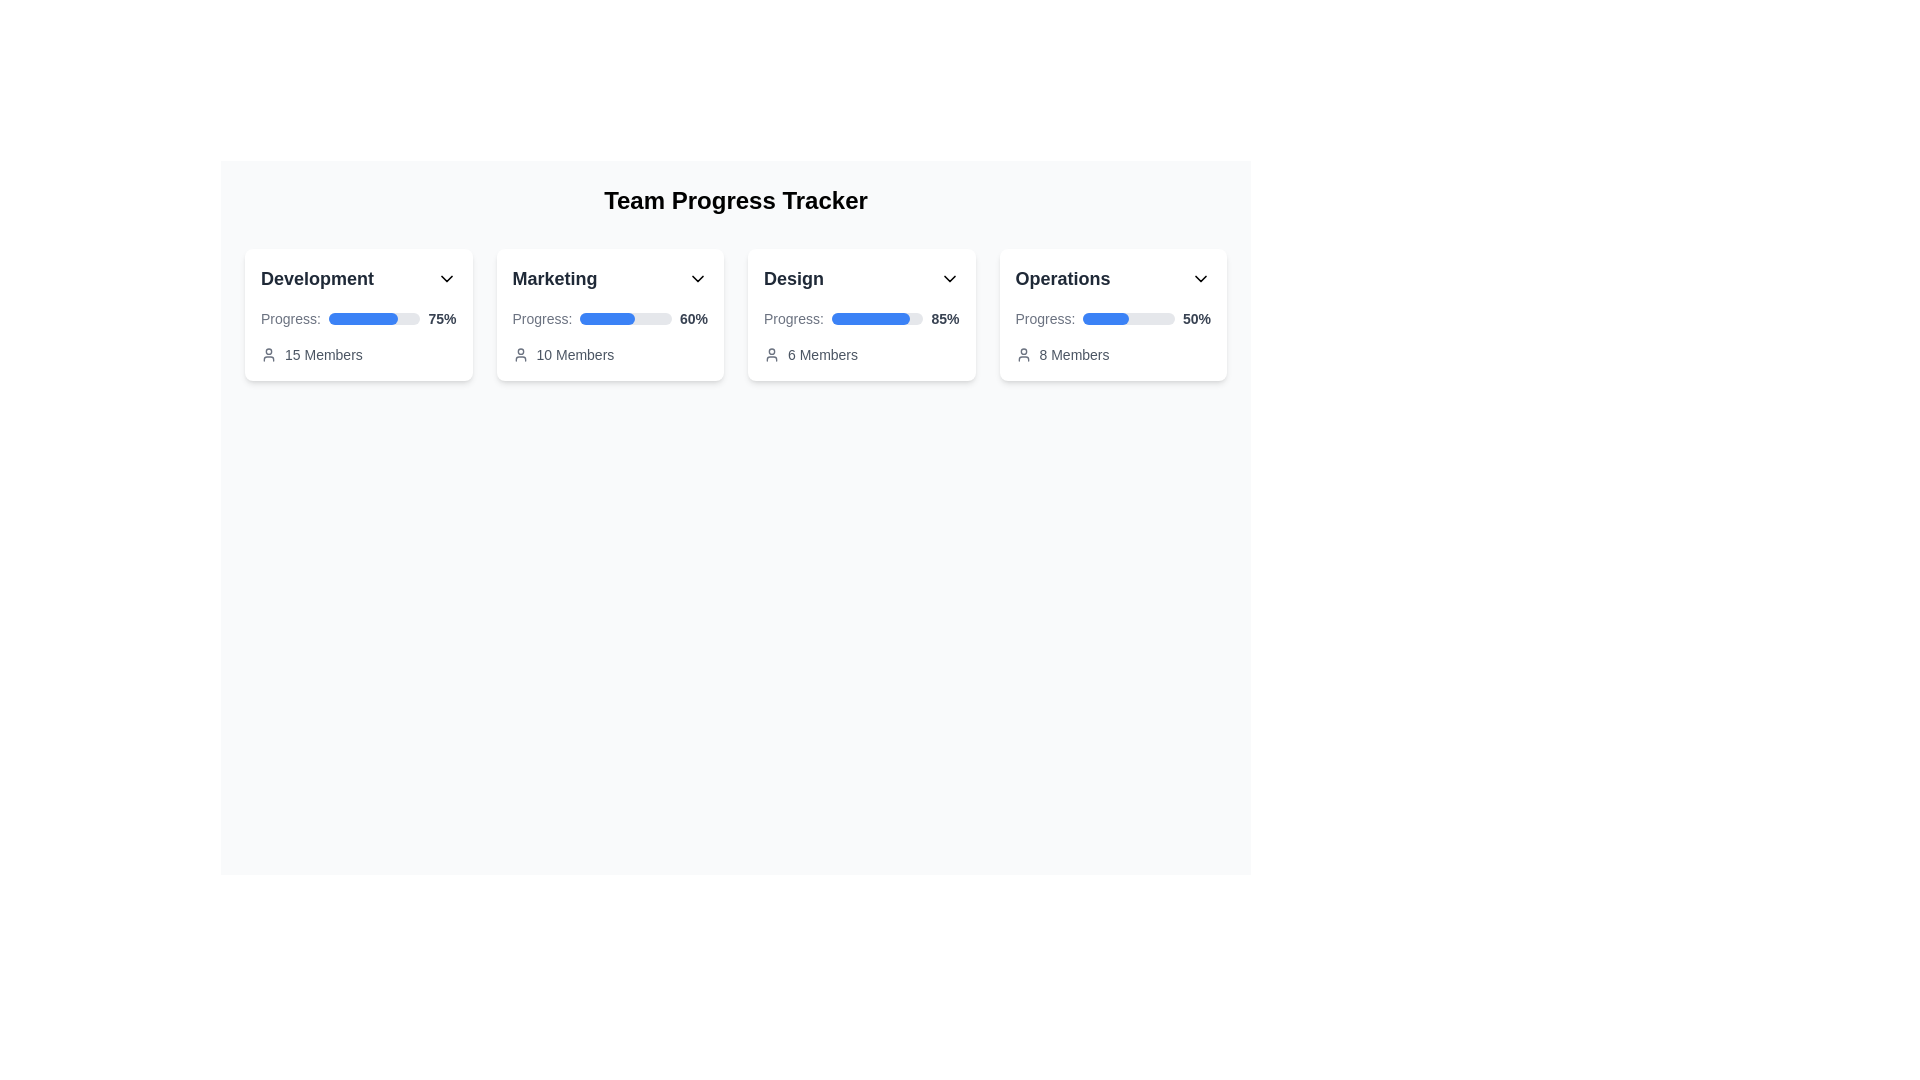 This screenshot has height=1080, width=1920. I want to click on the visual representation of the progress bar located in the 'Development' section of the 'Team Progress Tracker' interface, positioned below the 'Progress:' label and to the left of the '75%' completion text, so click(374, 318).